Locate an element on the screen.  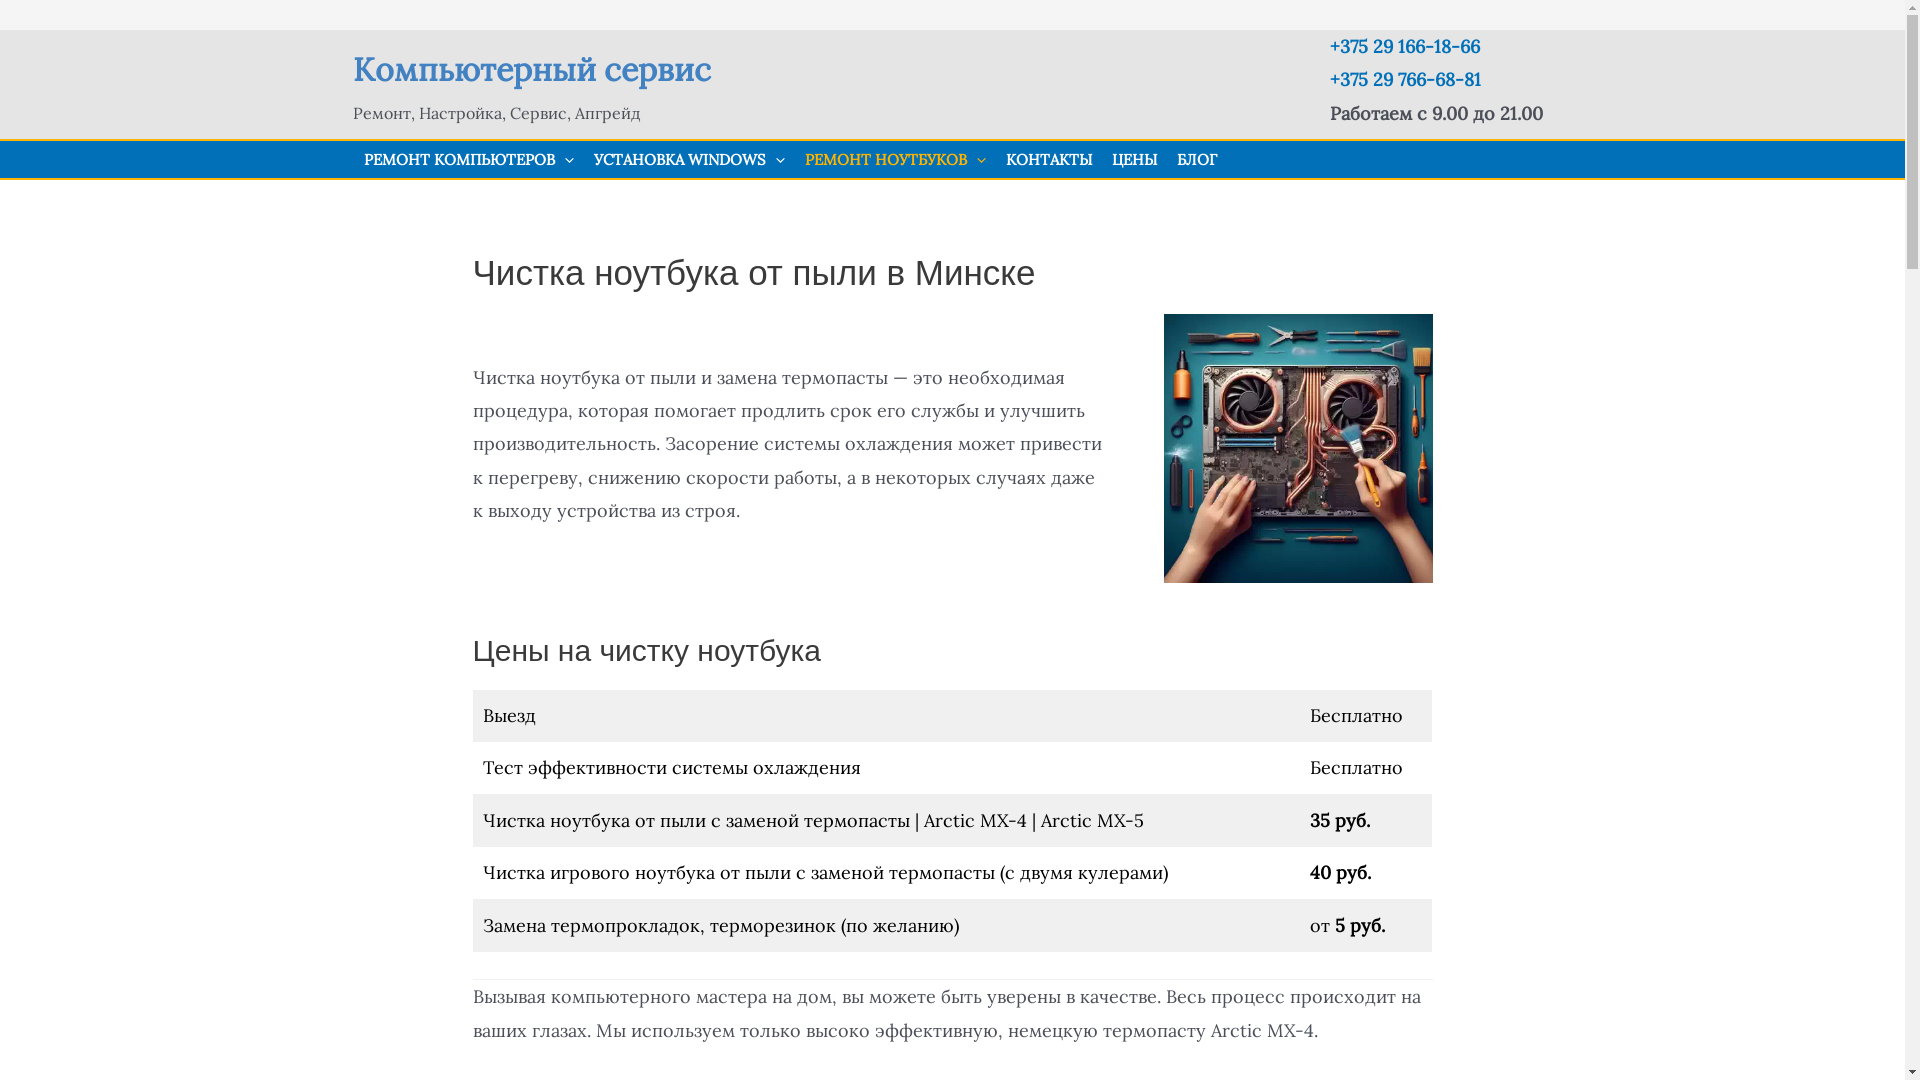
'+375 29 166-18-66' is located at coordinates (1329, 45).